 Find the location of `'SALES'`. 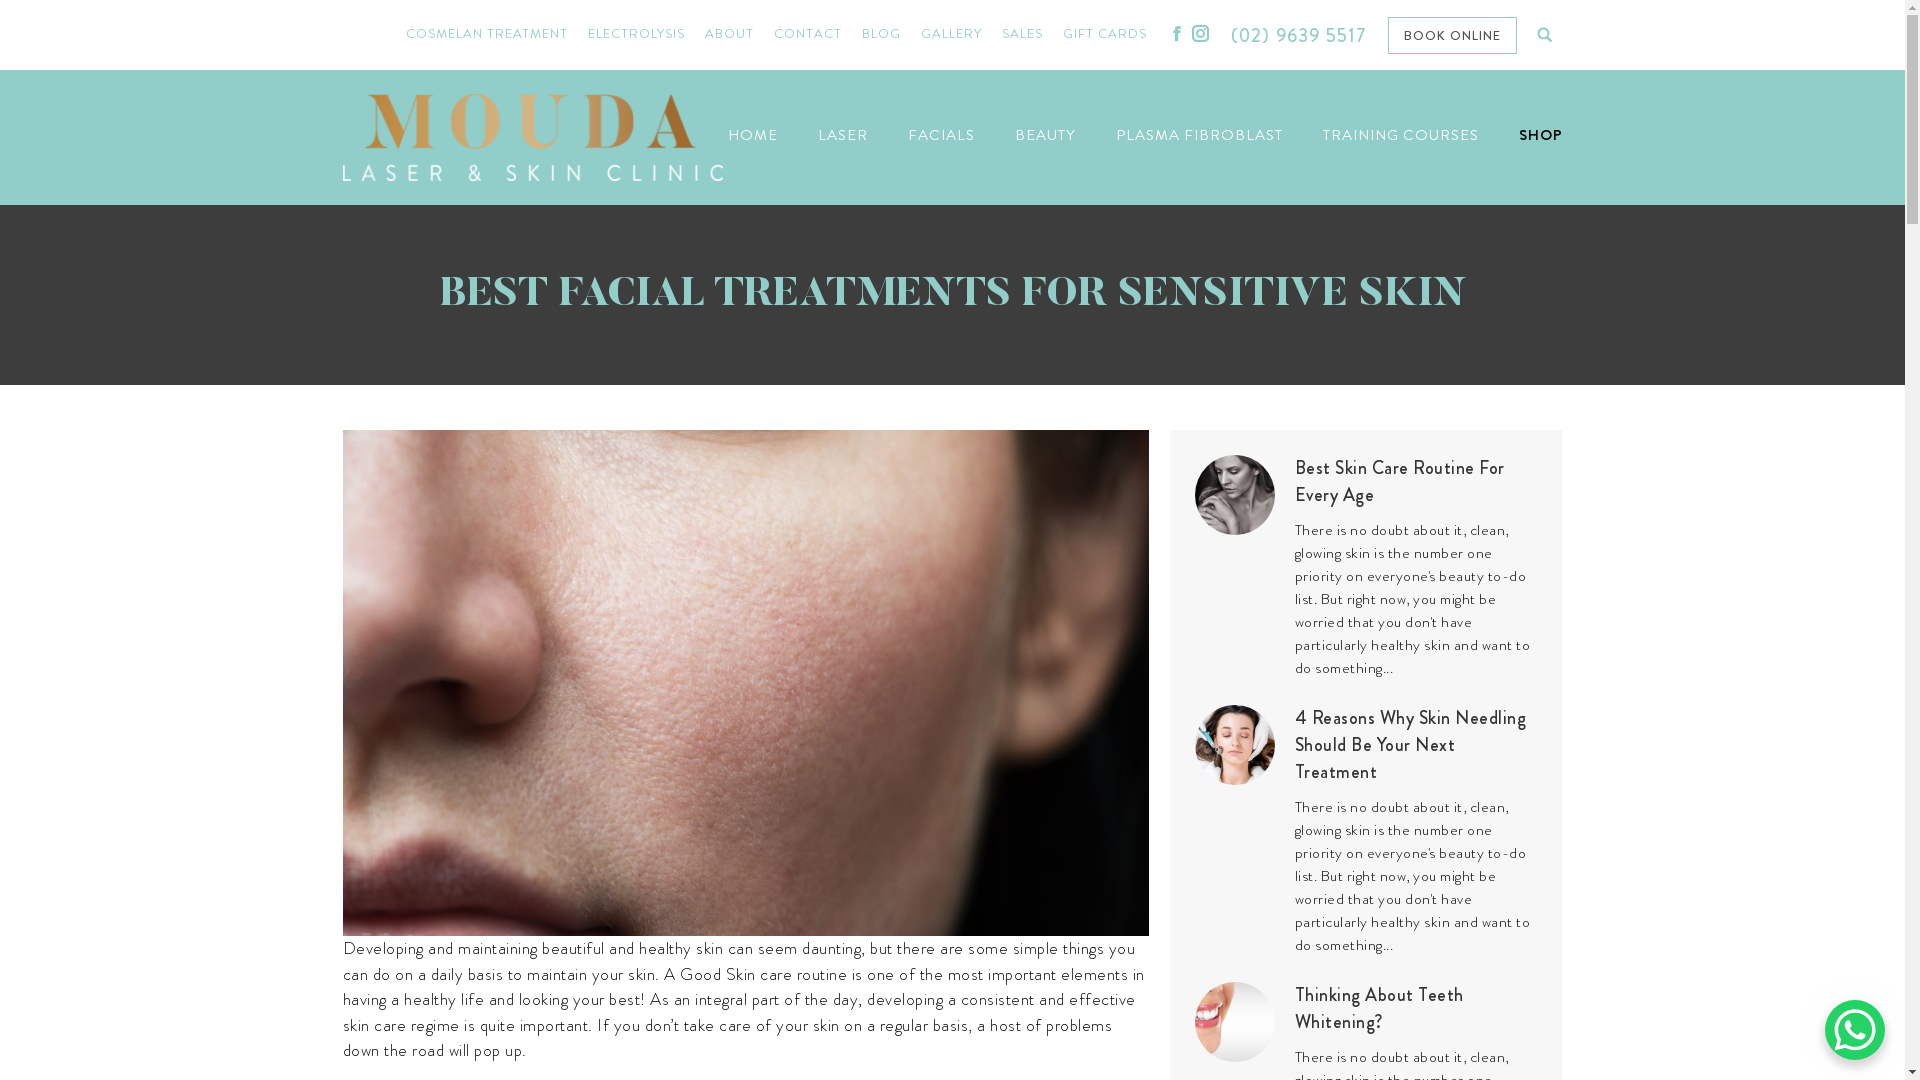

'SALES' is located at coordinates (1022, 34).